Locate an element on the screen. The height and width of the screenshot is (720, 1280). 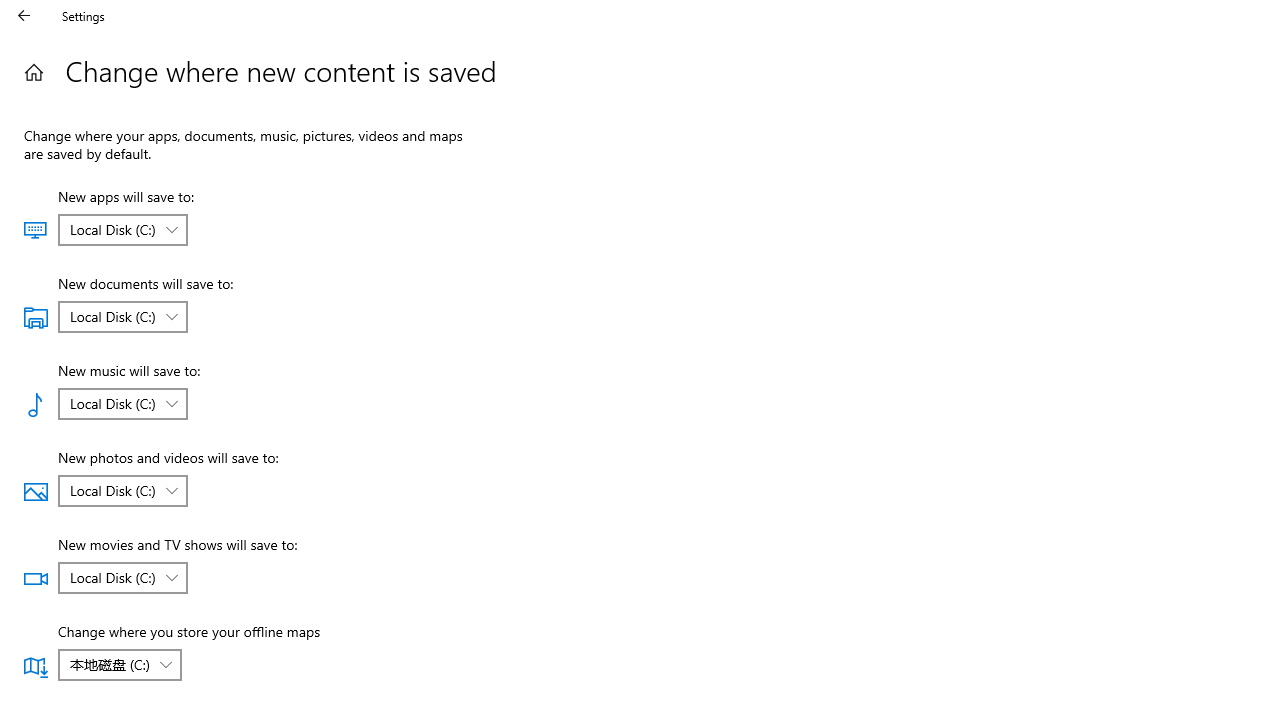
'New documents will save to:' is located at coordinates (121, 315).